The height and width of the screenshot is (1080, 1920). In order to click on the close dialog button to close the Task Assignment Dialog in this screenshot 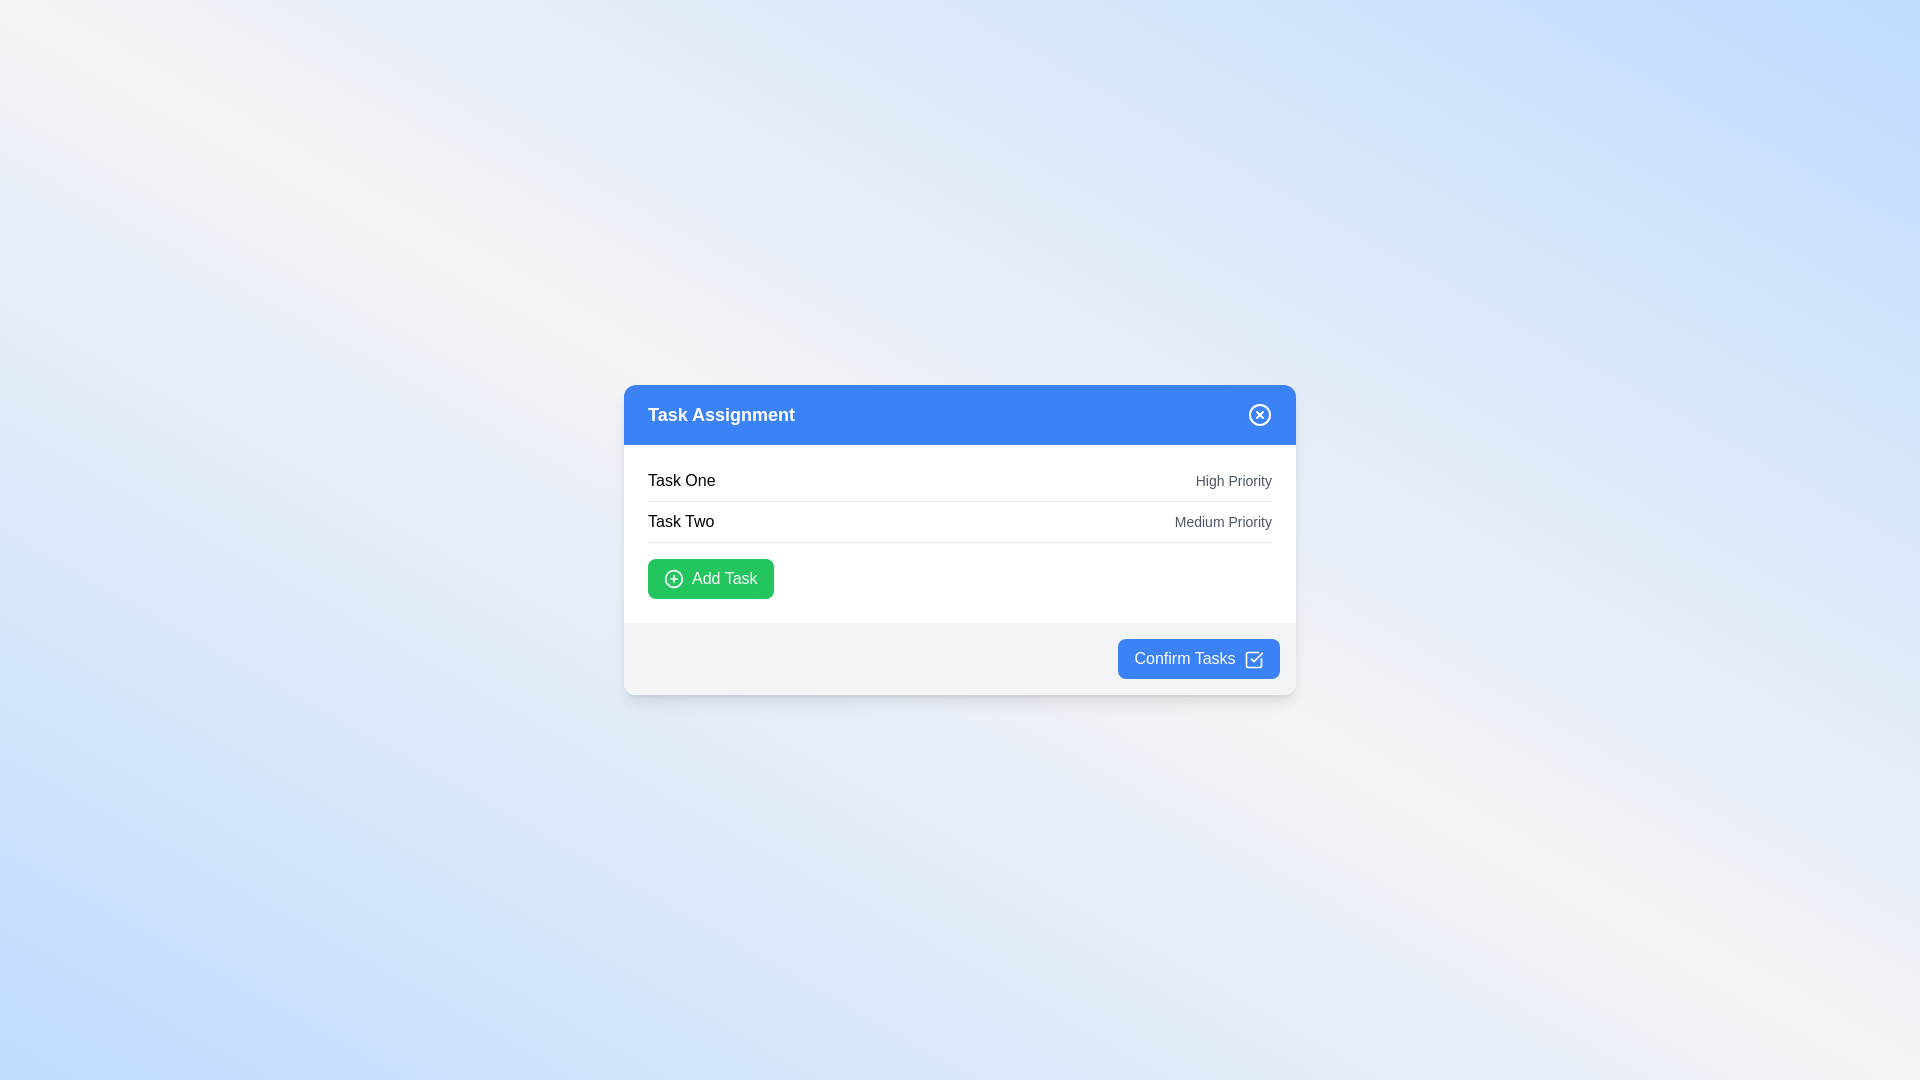, I will do `click(1258, 414)`.